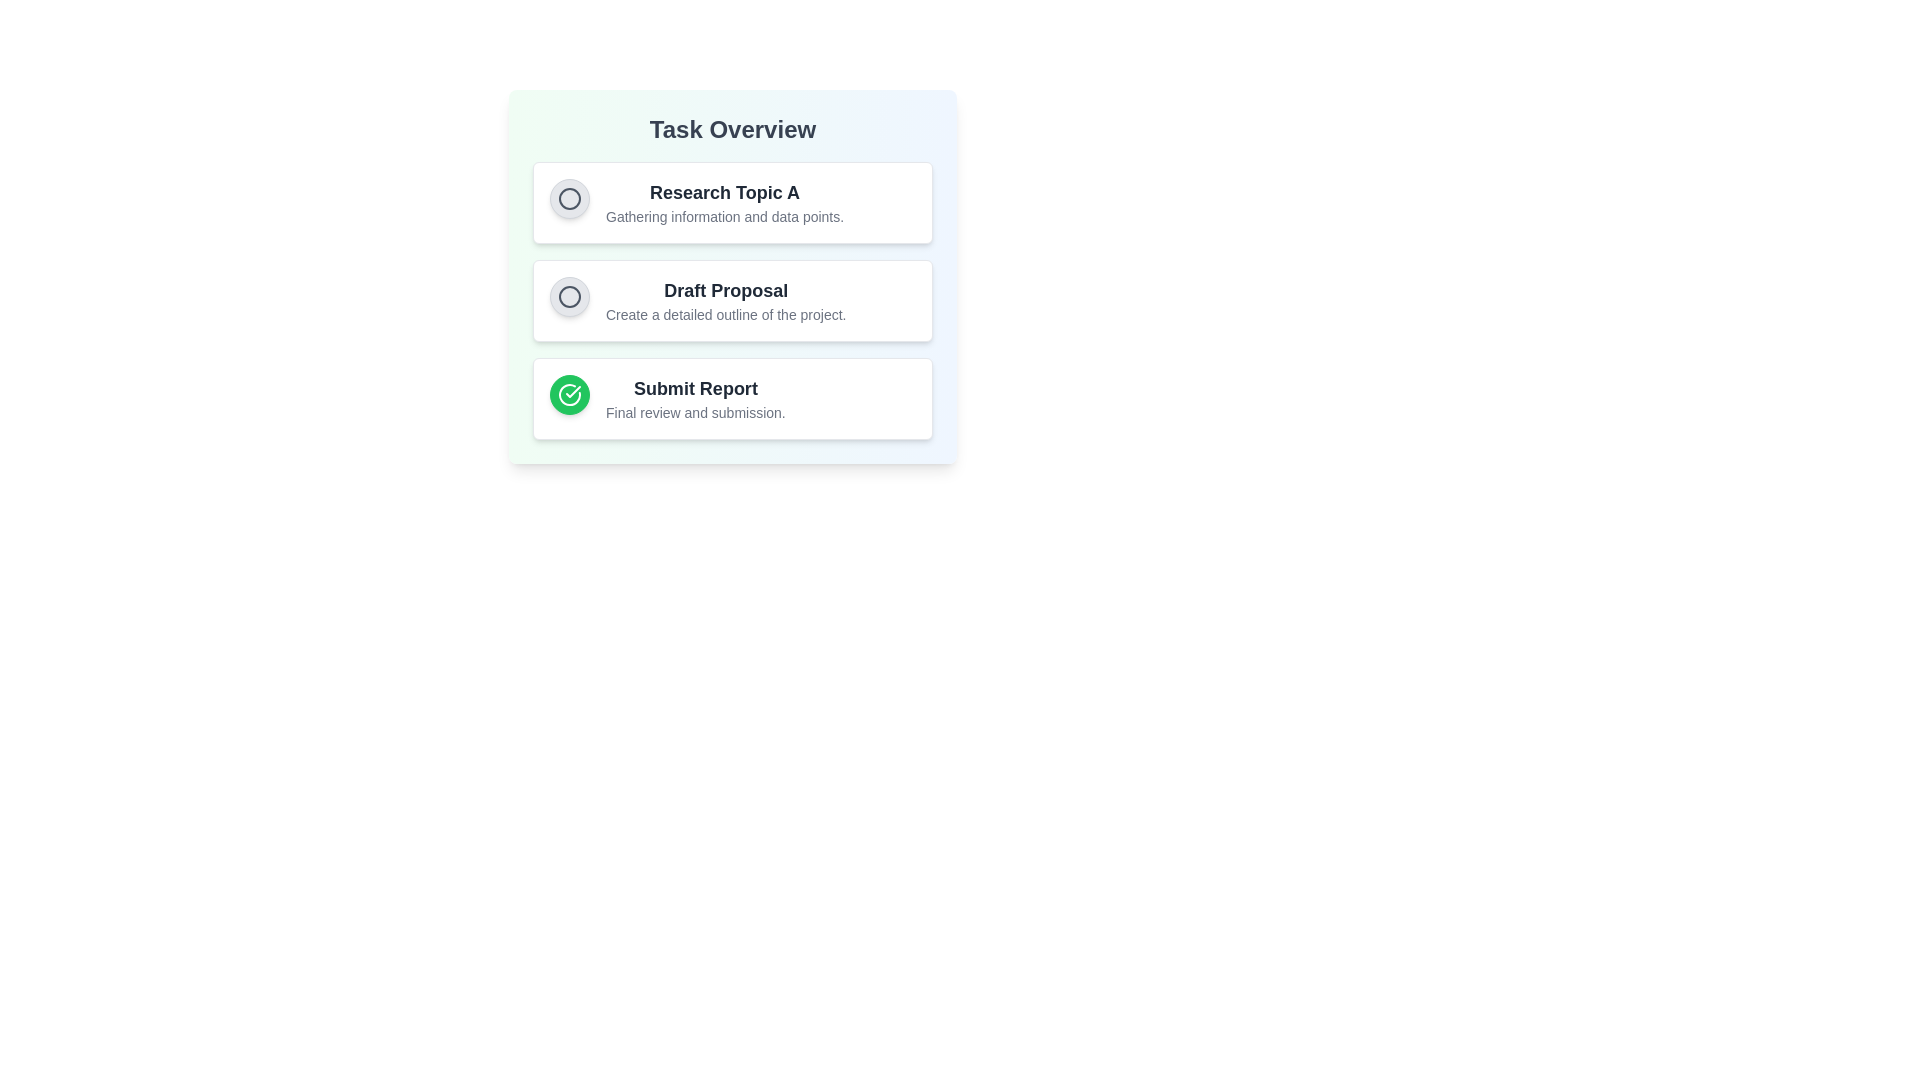  What do you see at coordinates (732, 300) in the screenshot?
I see `the 'Draft Proposal' task item card in the checklist` at bounding box center [732, 300].